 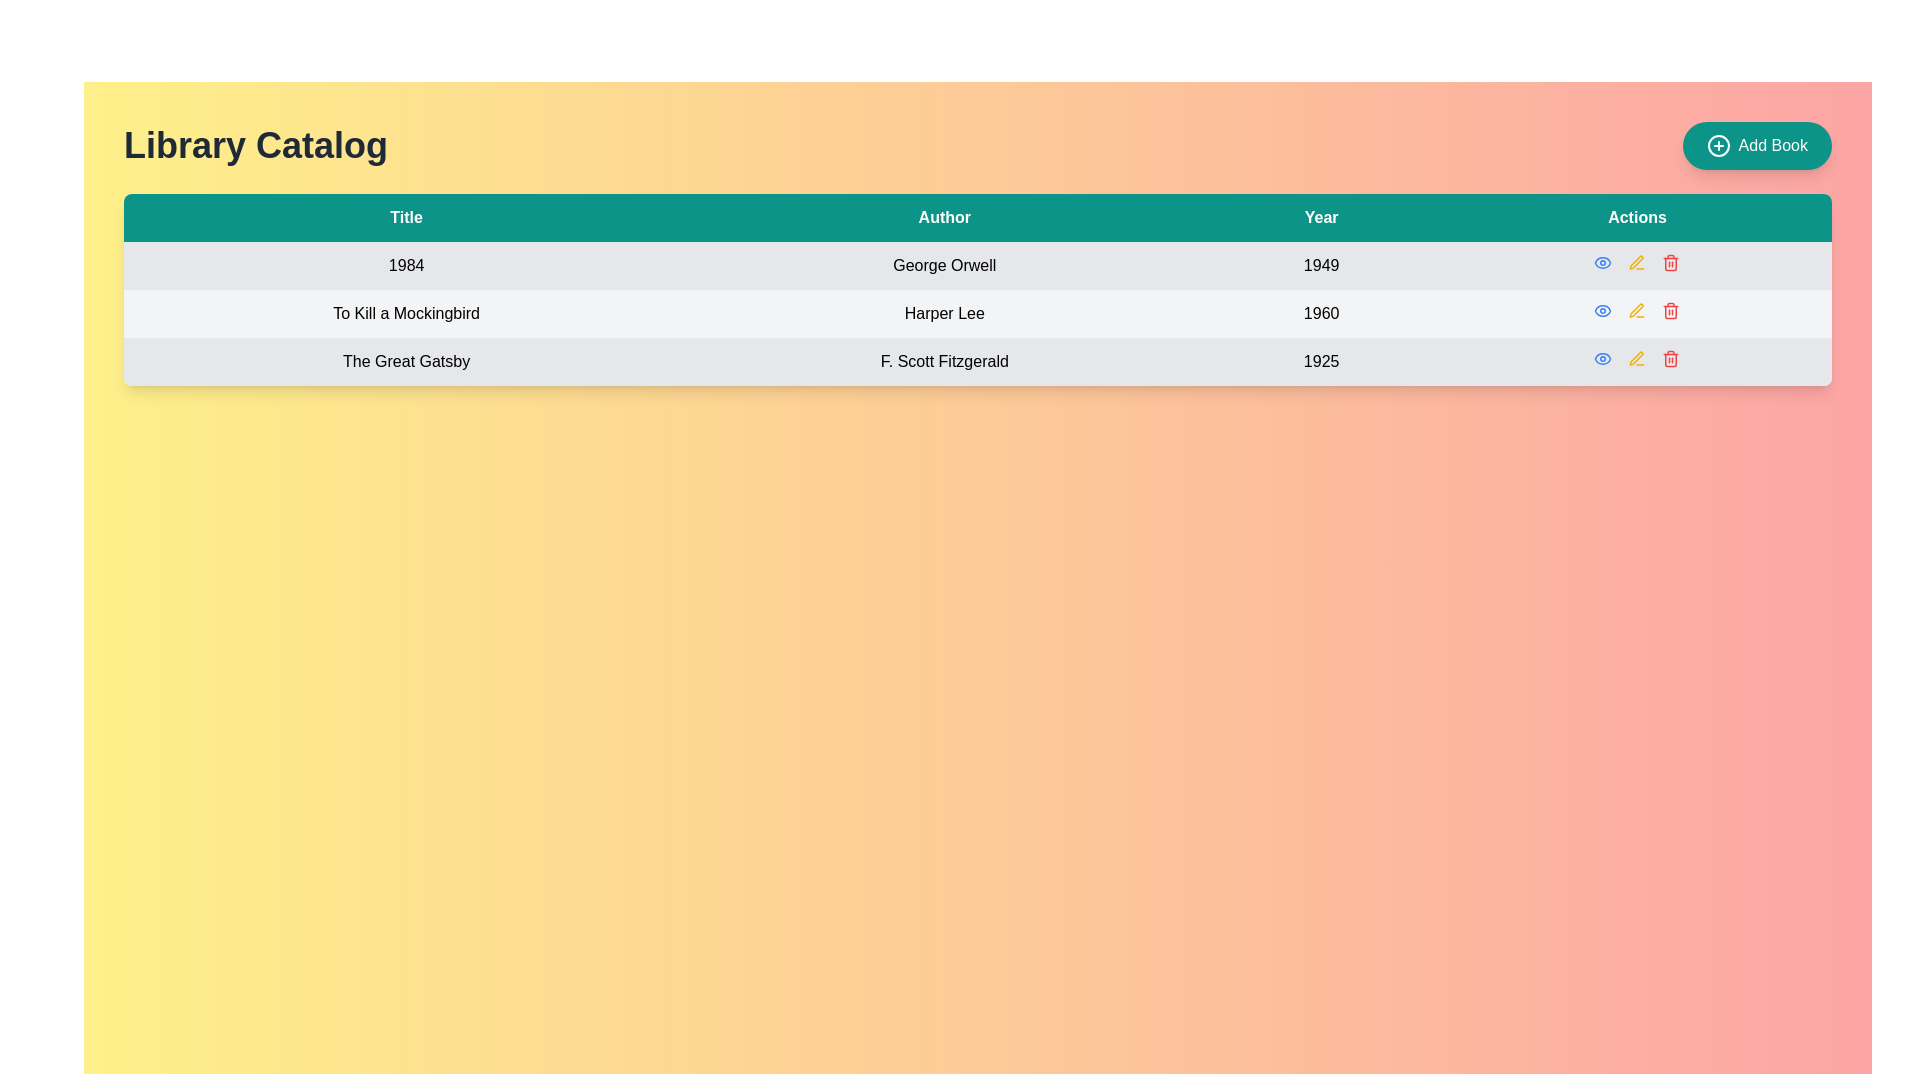 I want to click on the 'Author' label in the table header, which is styled in white font on a teal background and positioned second from the left among four columns, so click(x=943, y=218).